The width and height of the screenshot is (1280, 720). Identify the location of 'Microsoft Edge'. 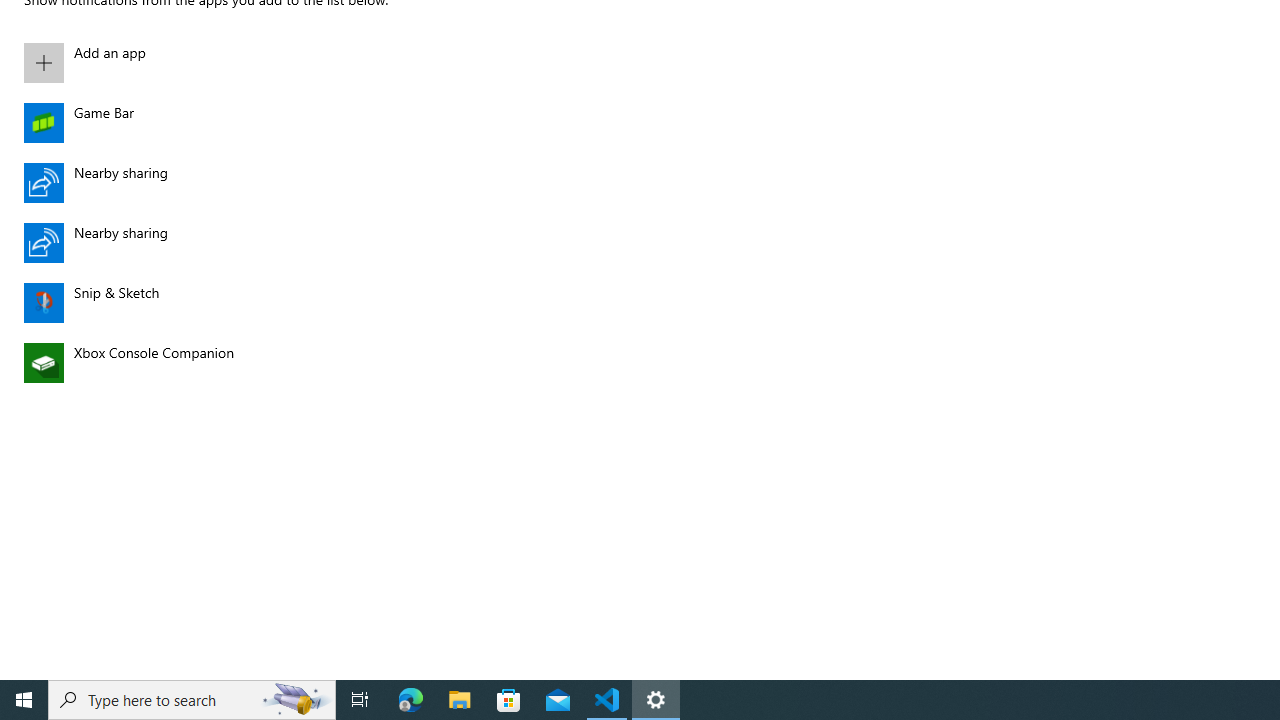
(410, 698).